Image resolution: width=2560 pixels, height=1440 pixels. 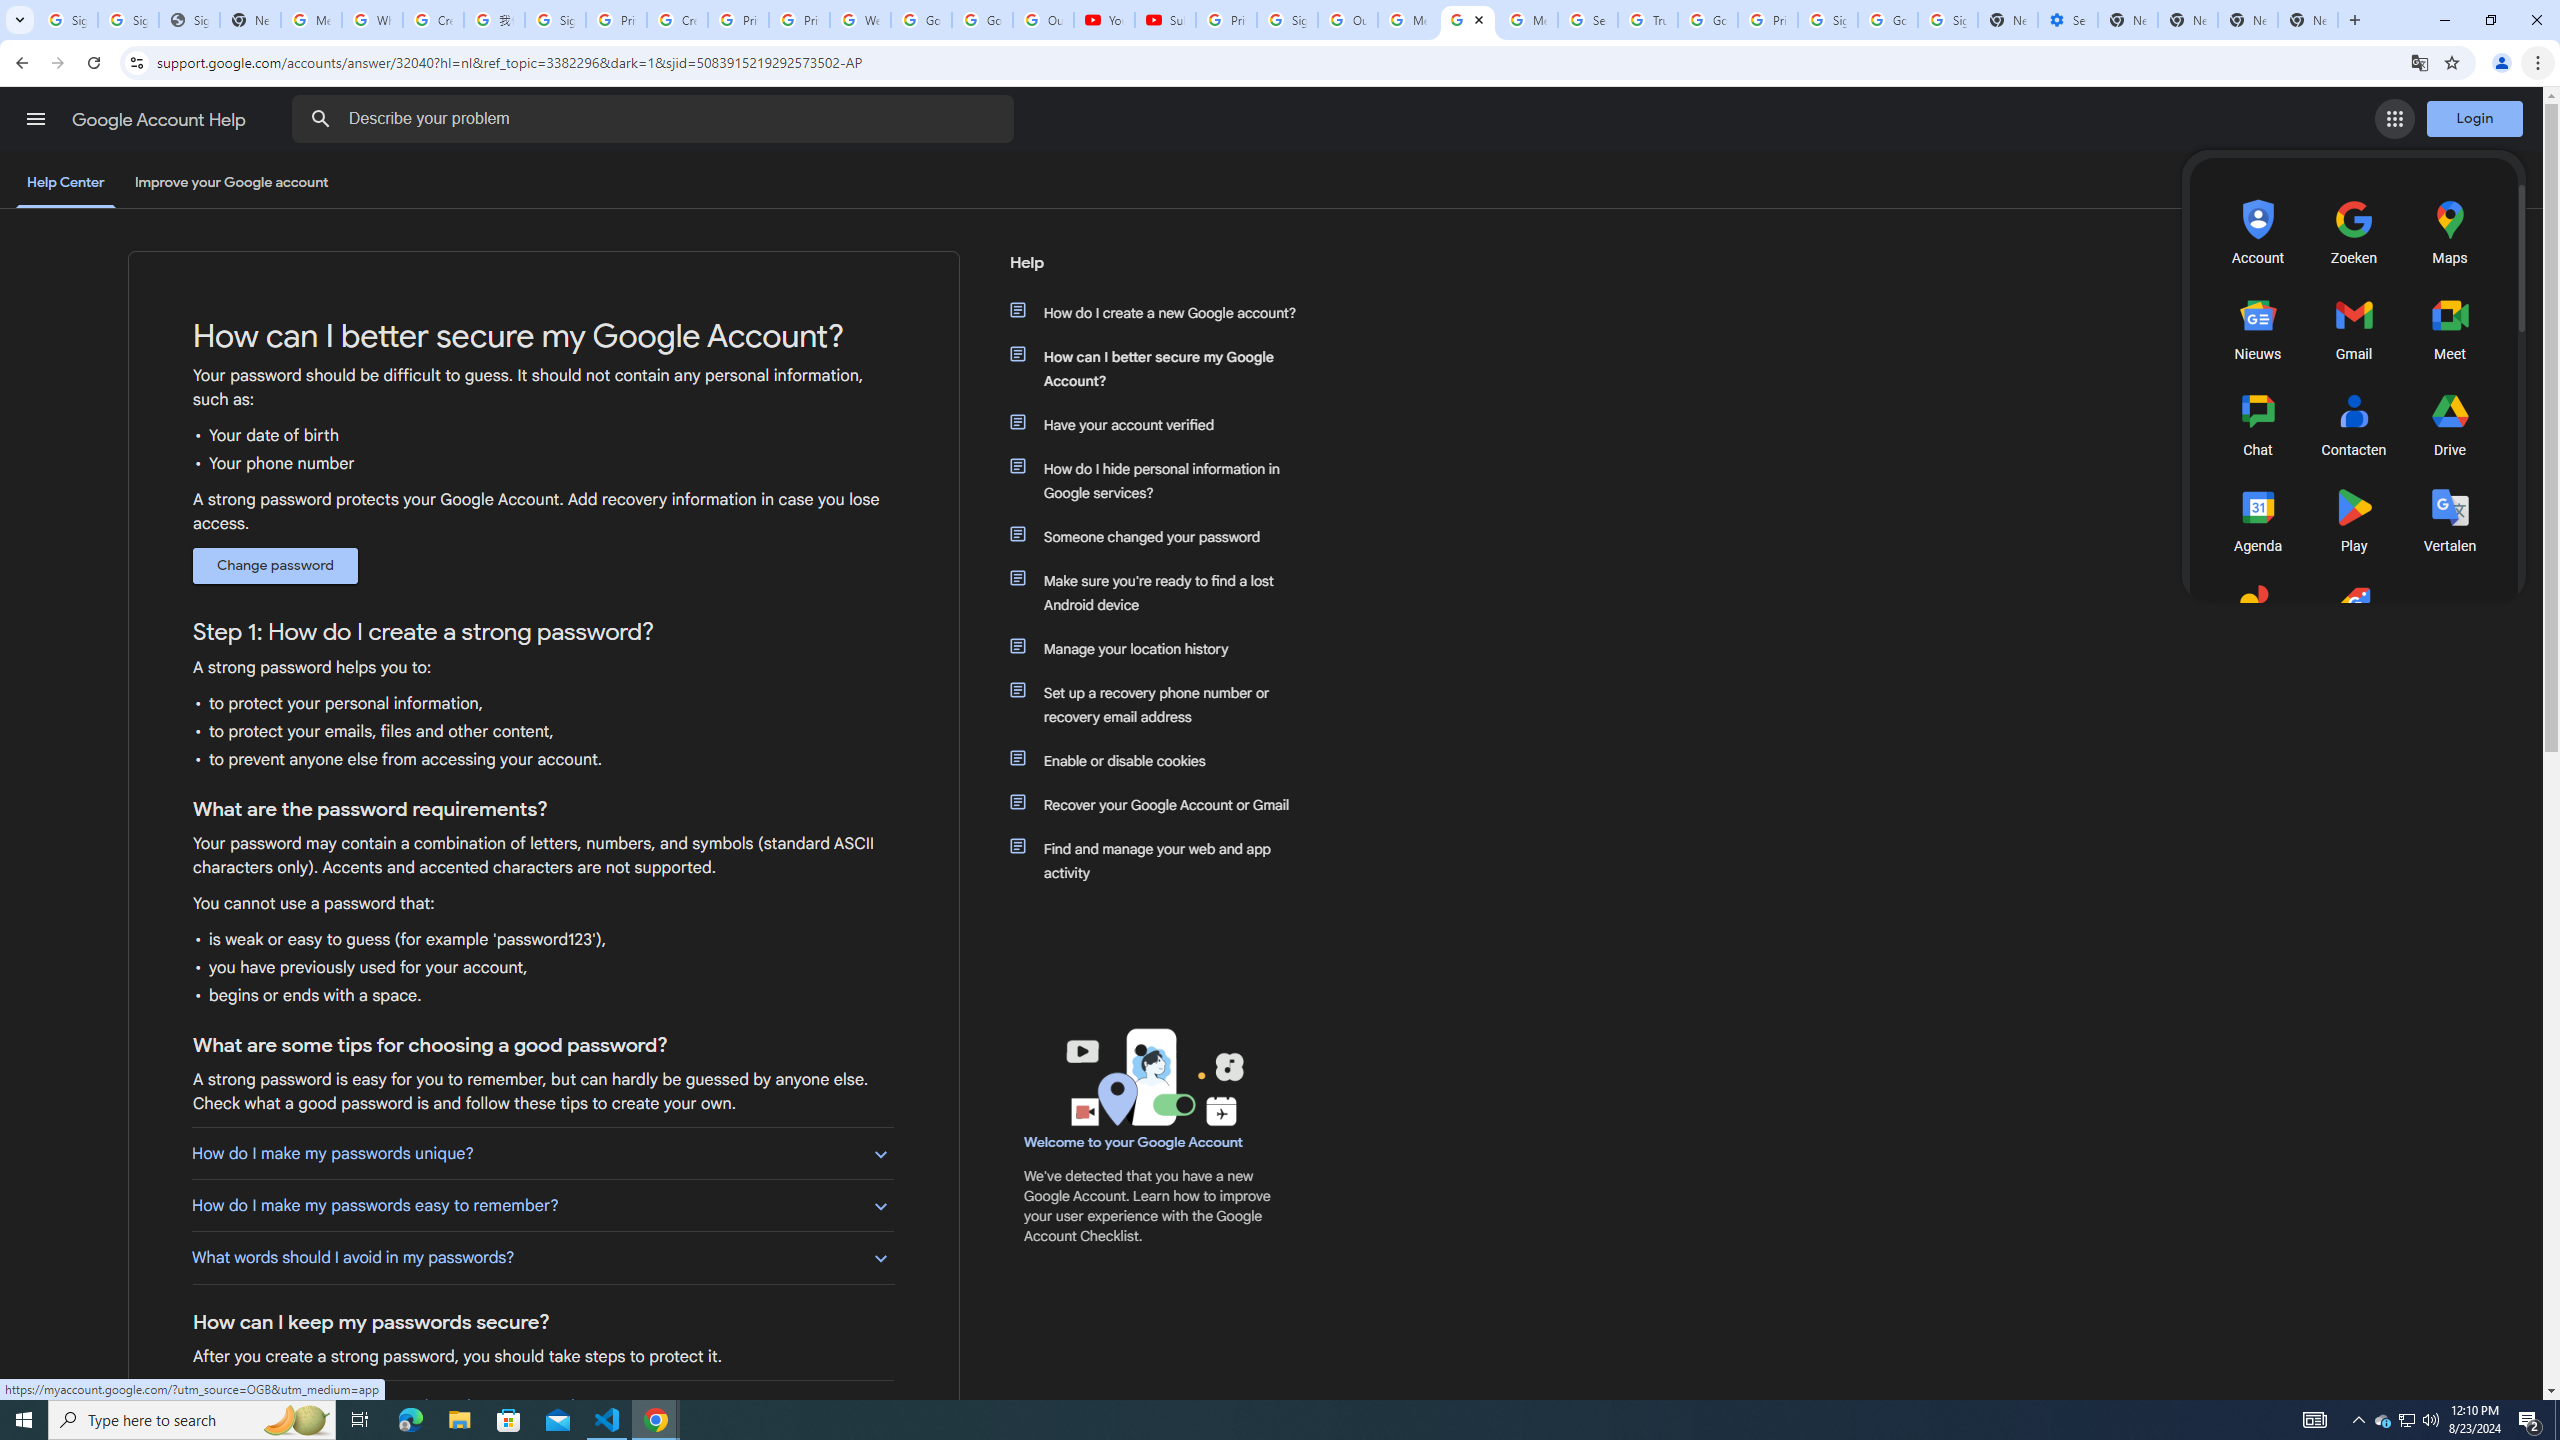 I want to click on 'Help Center', so click(x=65, y=181).